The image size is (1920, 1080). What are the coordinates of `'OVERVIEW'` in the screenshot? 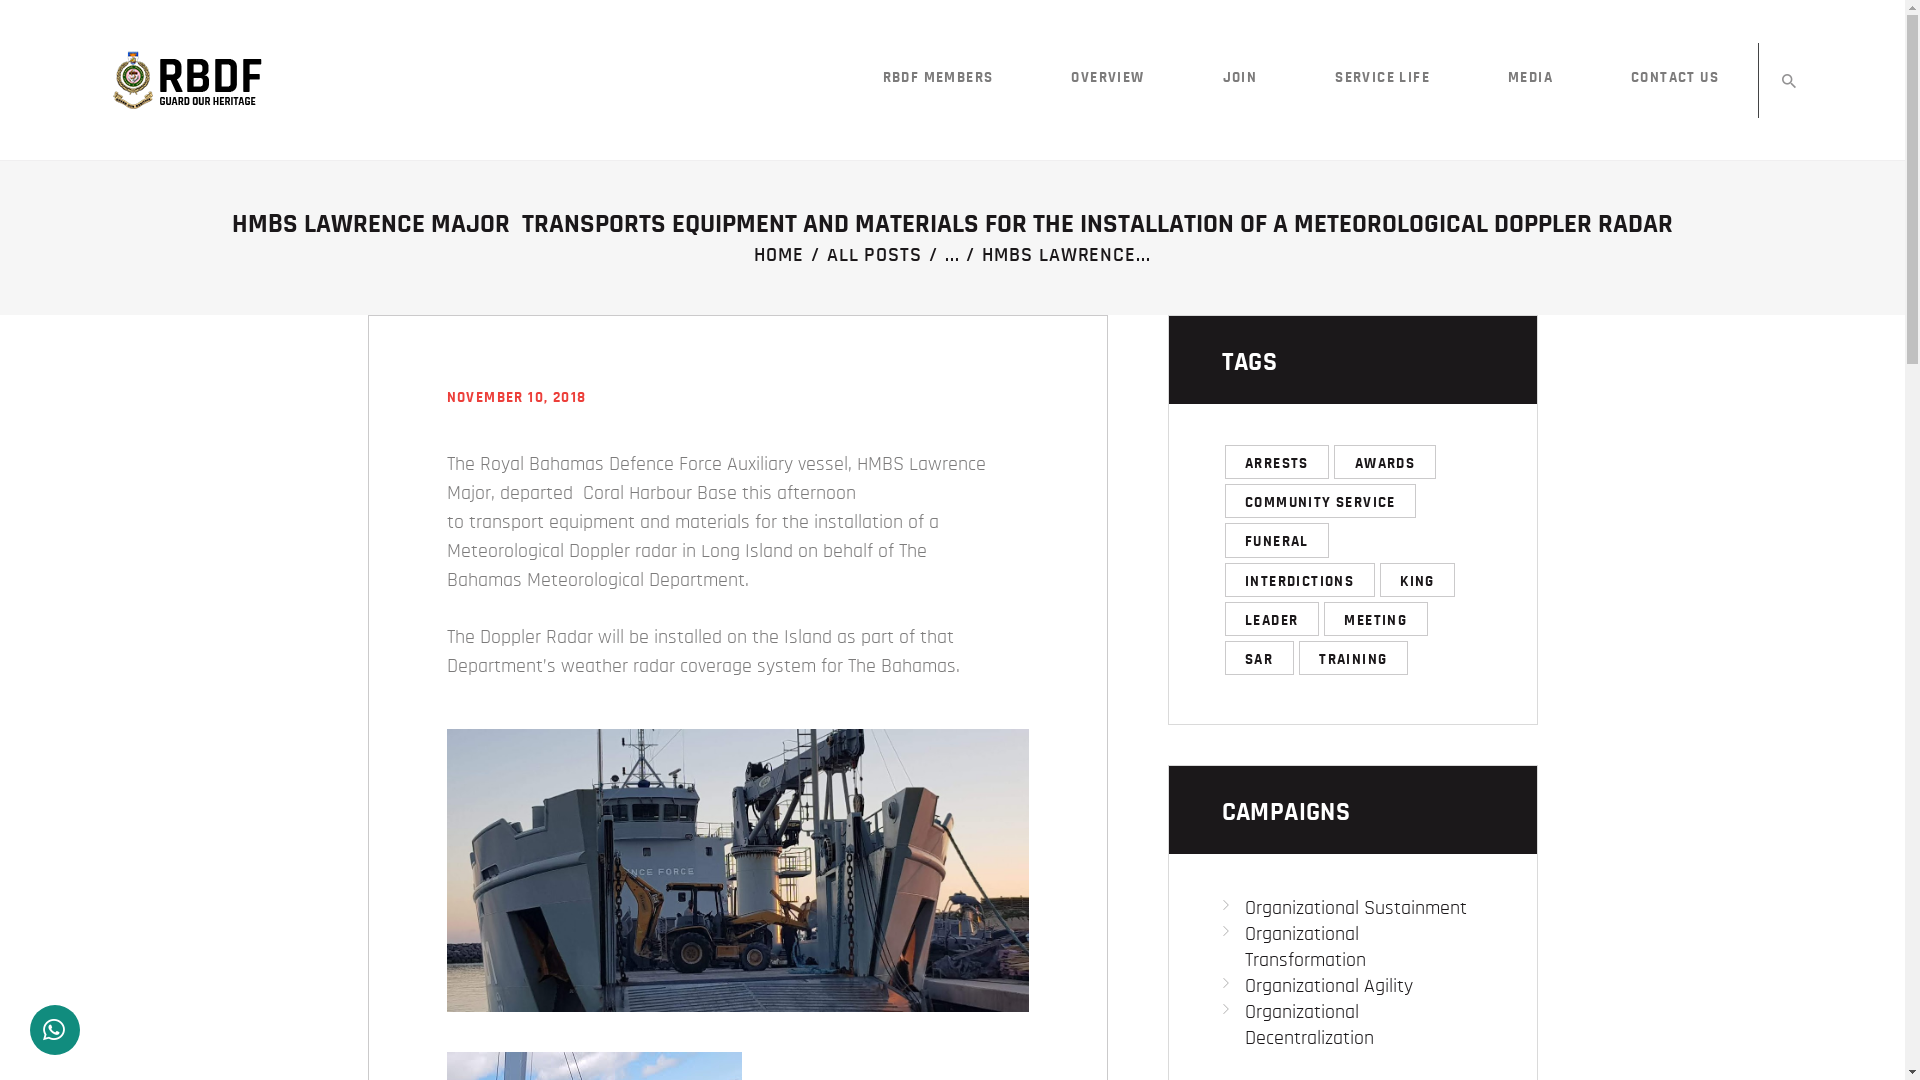 It's located at (1106, 77).